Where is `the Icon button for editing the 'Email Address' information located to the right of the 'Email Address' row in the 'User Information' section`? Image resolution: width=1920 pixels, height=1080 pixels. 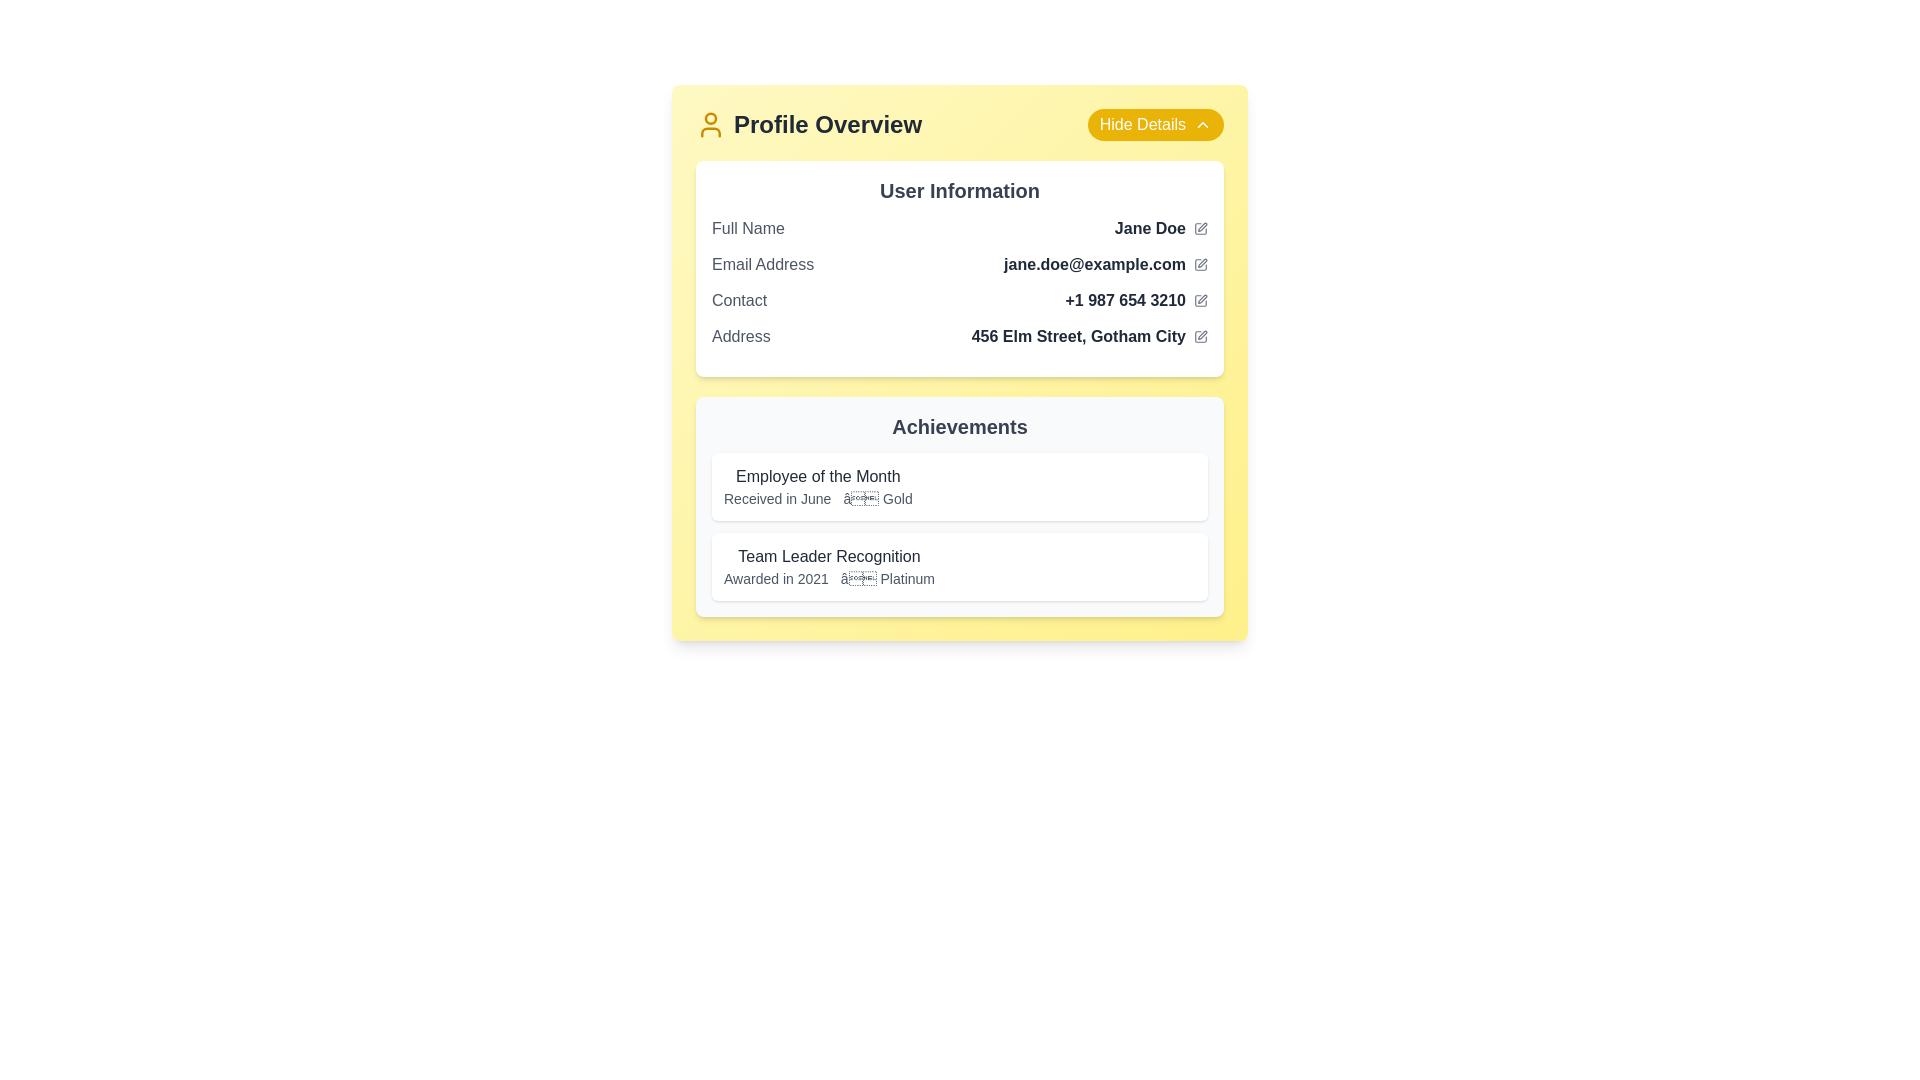 the Icon button for editing the 'Email Address' information located to the right of the 'Email Address' row in the 'User Information' section is located at coordinates (1200, 264).